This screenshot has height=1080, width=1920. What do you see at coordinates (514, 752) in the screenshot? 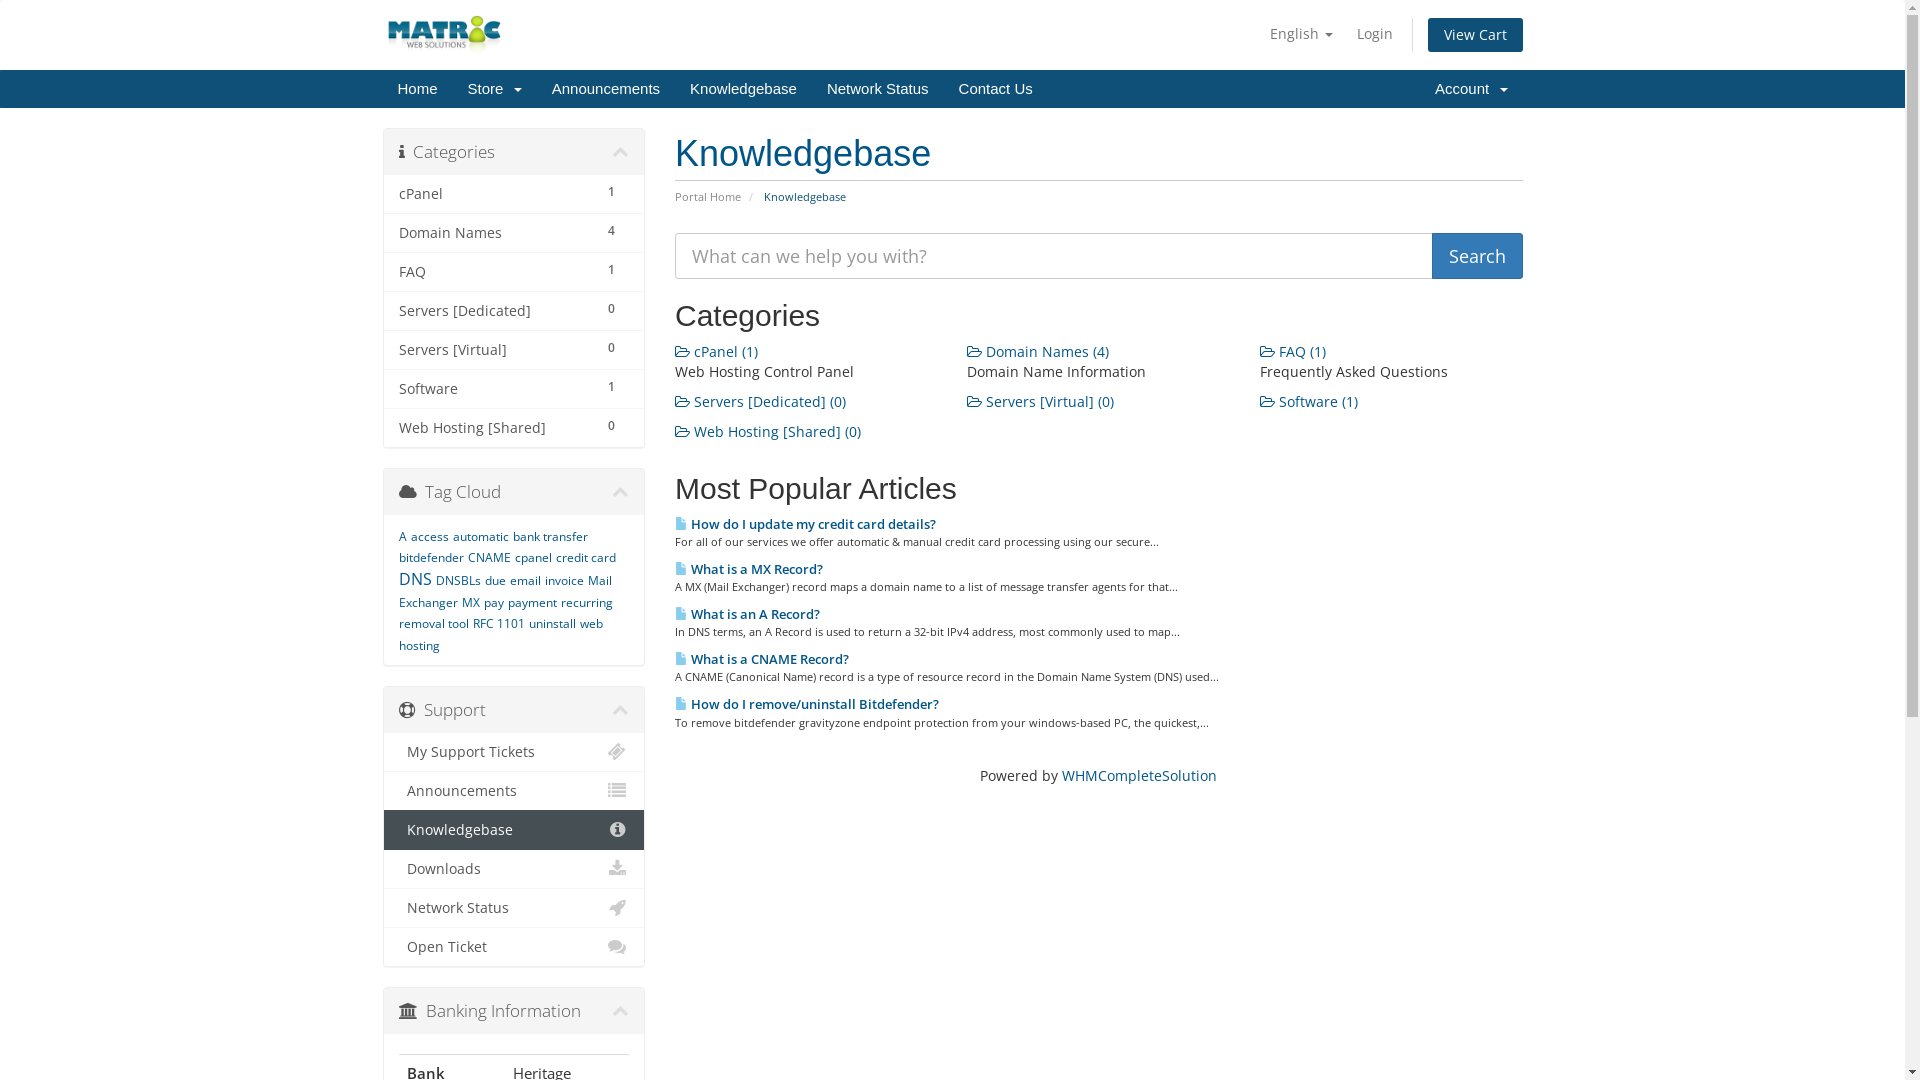
I see `'  My Support Tickets'` at bounding box center [514, 752].